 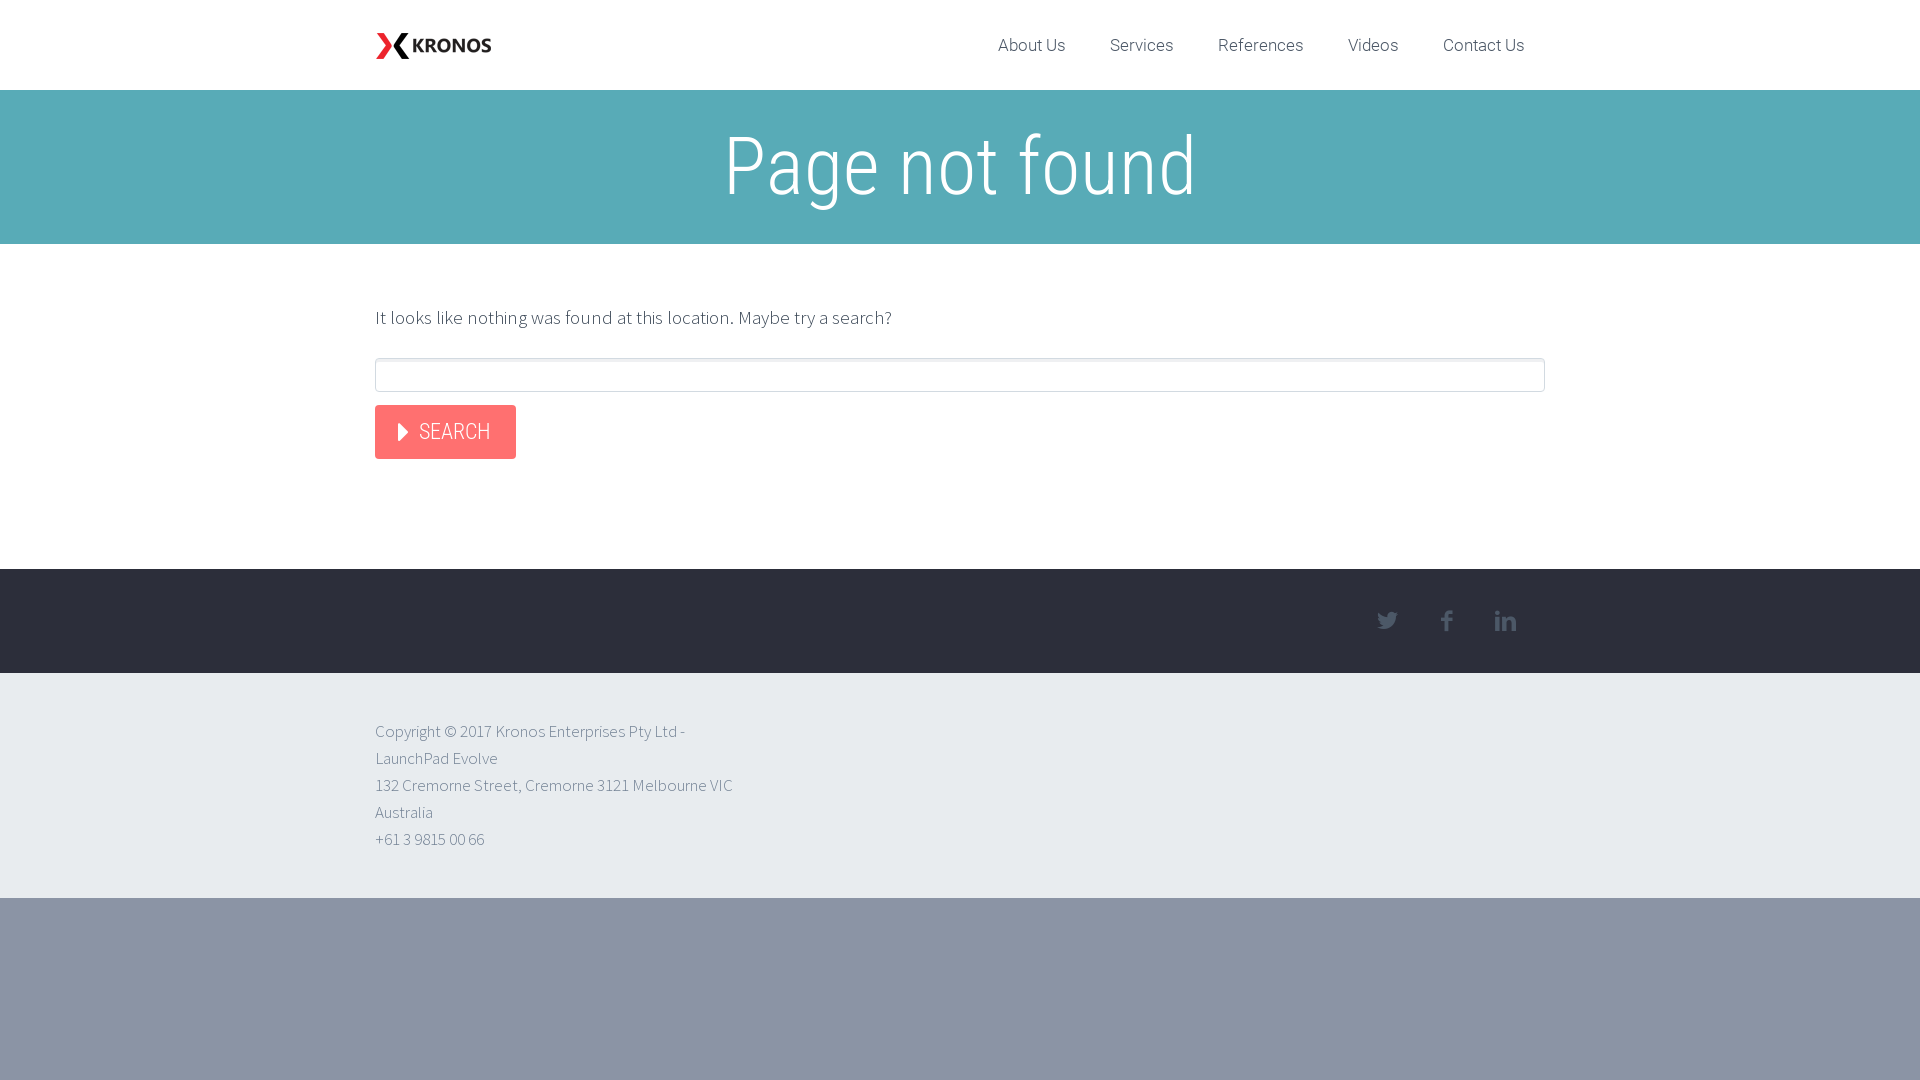 I want to click on 'References', so click(x=1198, y=45).